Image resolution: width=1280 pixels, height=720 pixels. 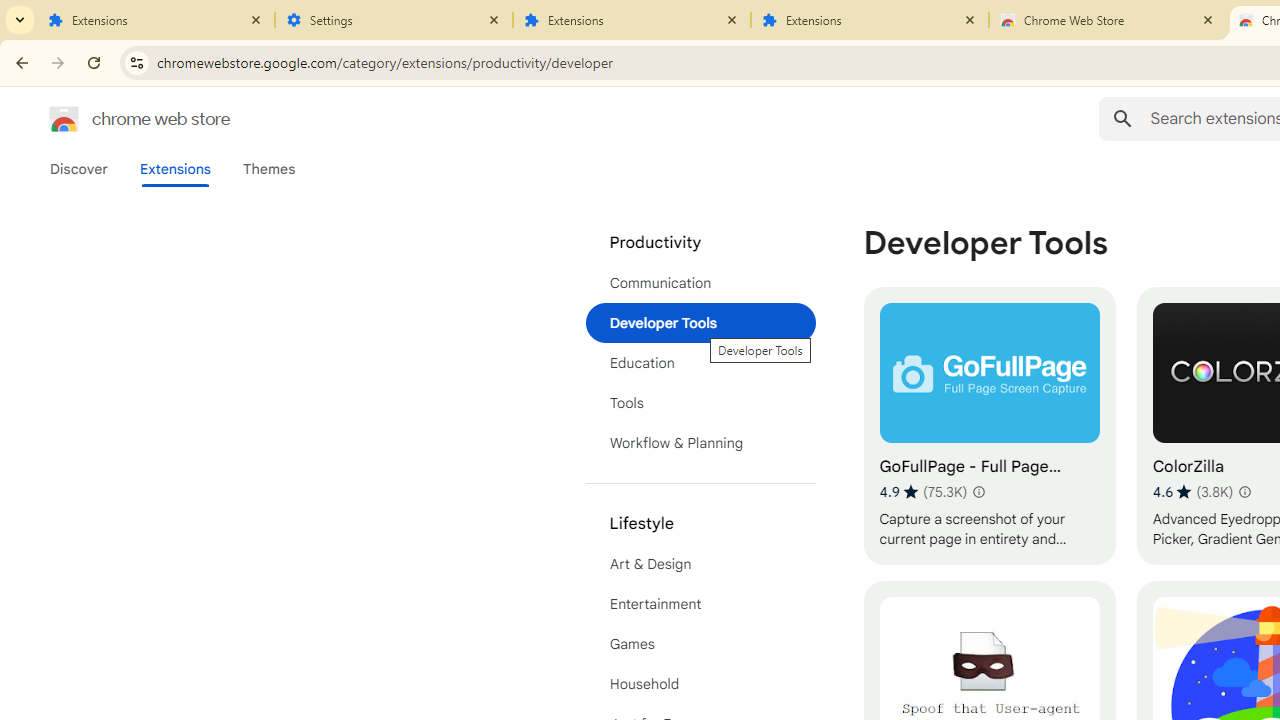 I want to click on 'Average rating 4.6 out of 5 stars. 3.8K ratings.', so click(x=1192, y=491).